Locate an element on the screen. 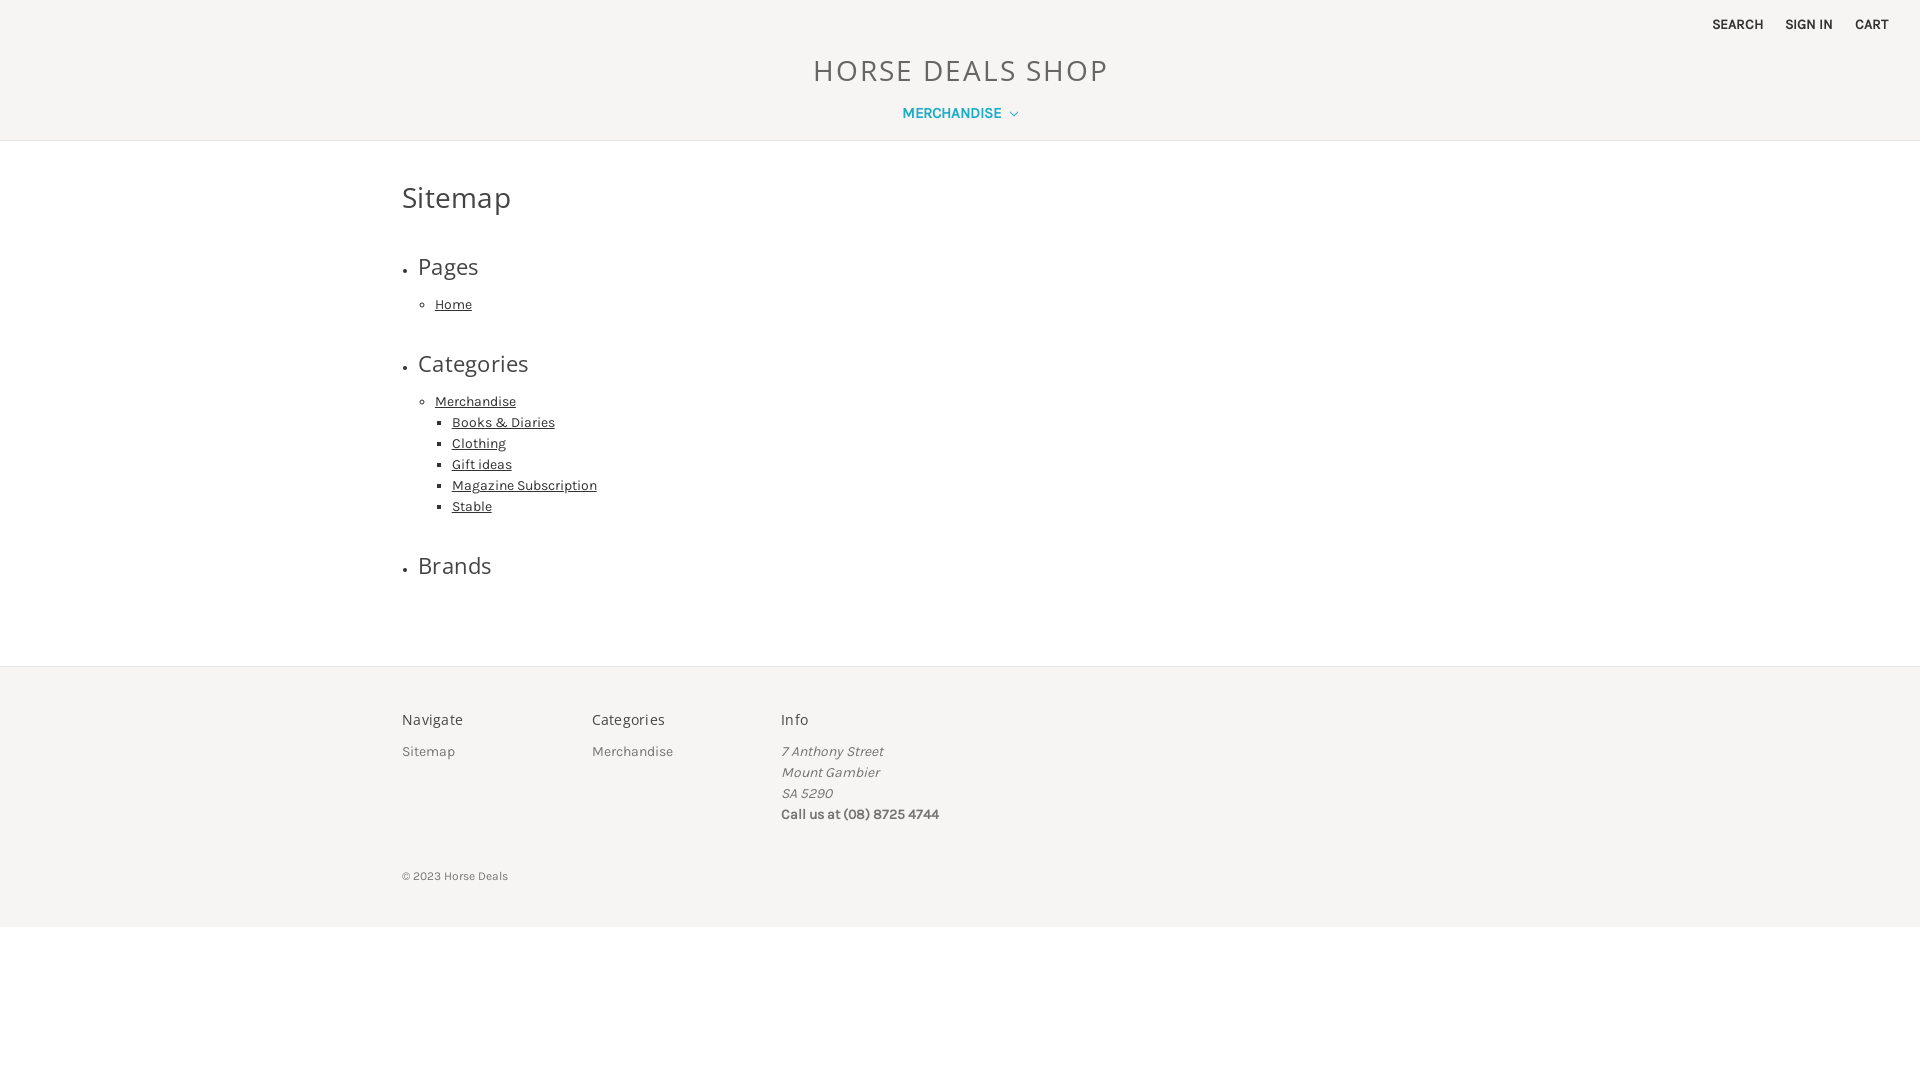  'Sitemap' is located at coordinates (427, 751).